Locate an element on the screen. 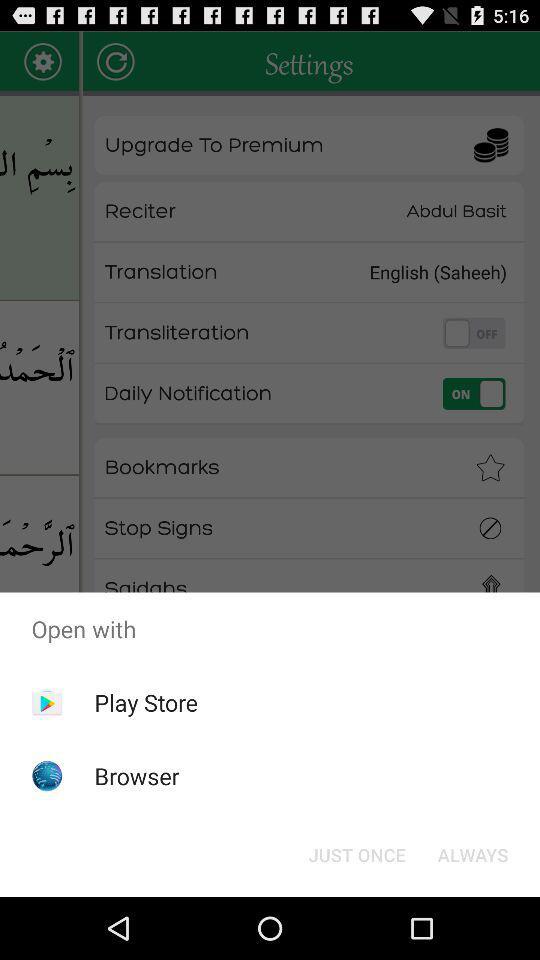 Image resolution: width=540 pixels, height=960 pixels. just once icon is located at coordinates (356, 853).